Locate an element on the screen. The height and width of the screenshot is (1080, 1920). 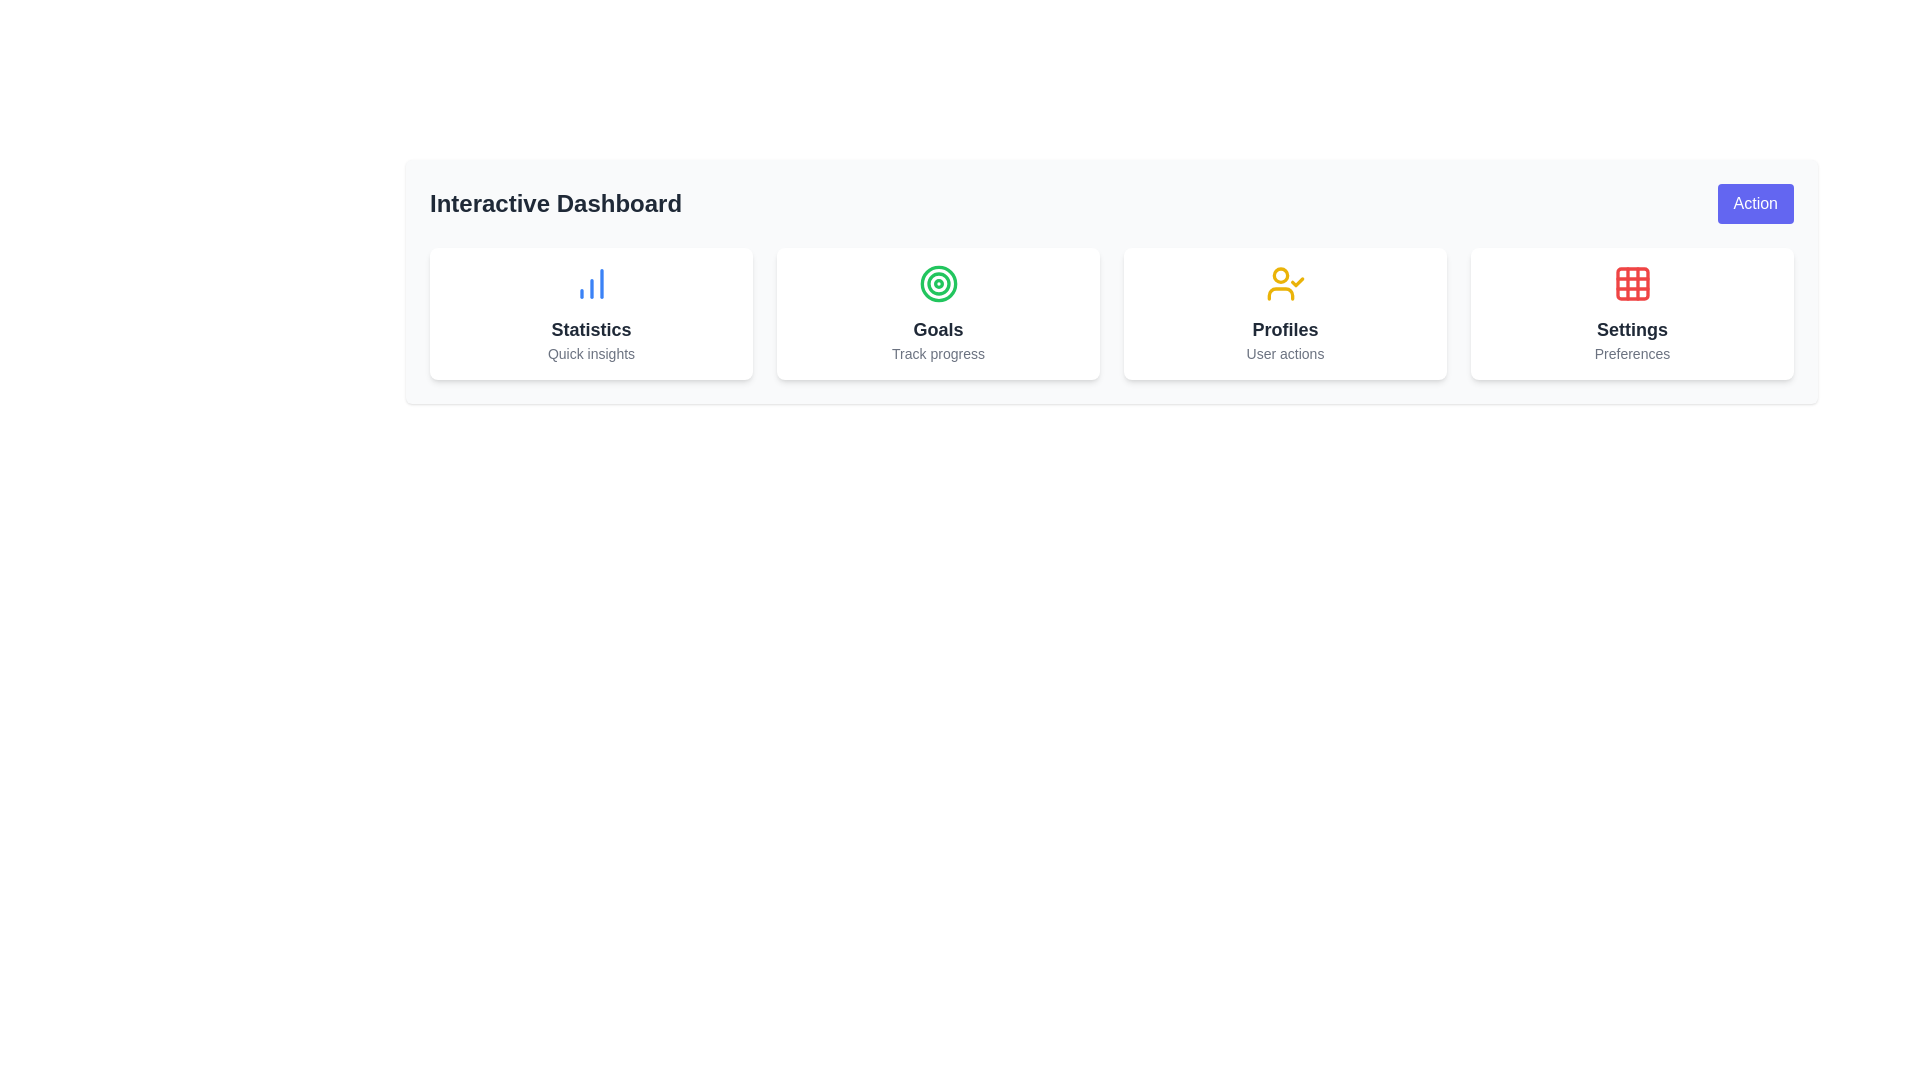
the static text description located at the bottom of the 'Profiles' card, which contextualizes user profiles is located at coordinates (1285, 353).